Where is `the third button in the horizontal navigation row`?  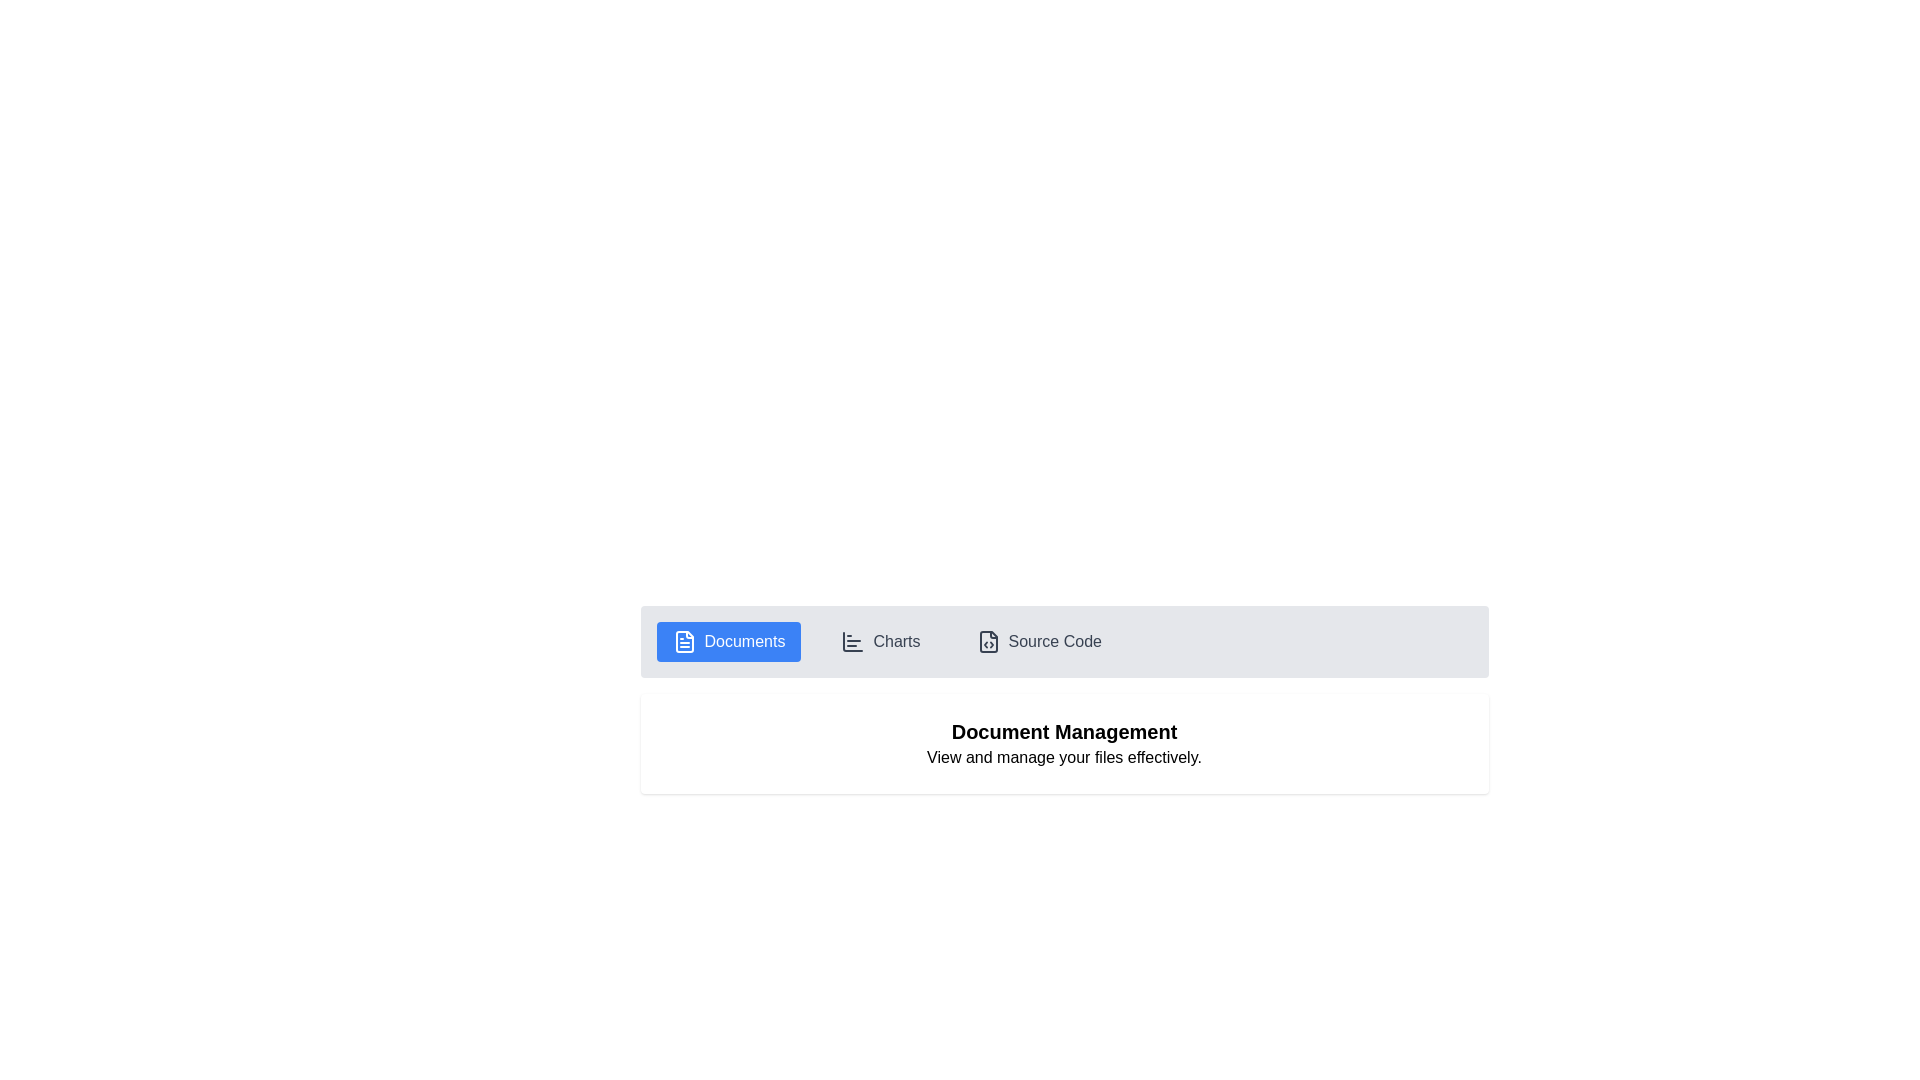 the third button in the horizontal navigation row is located at coordinates (1039, 641).